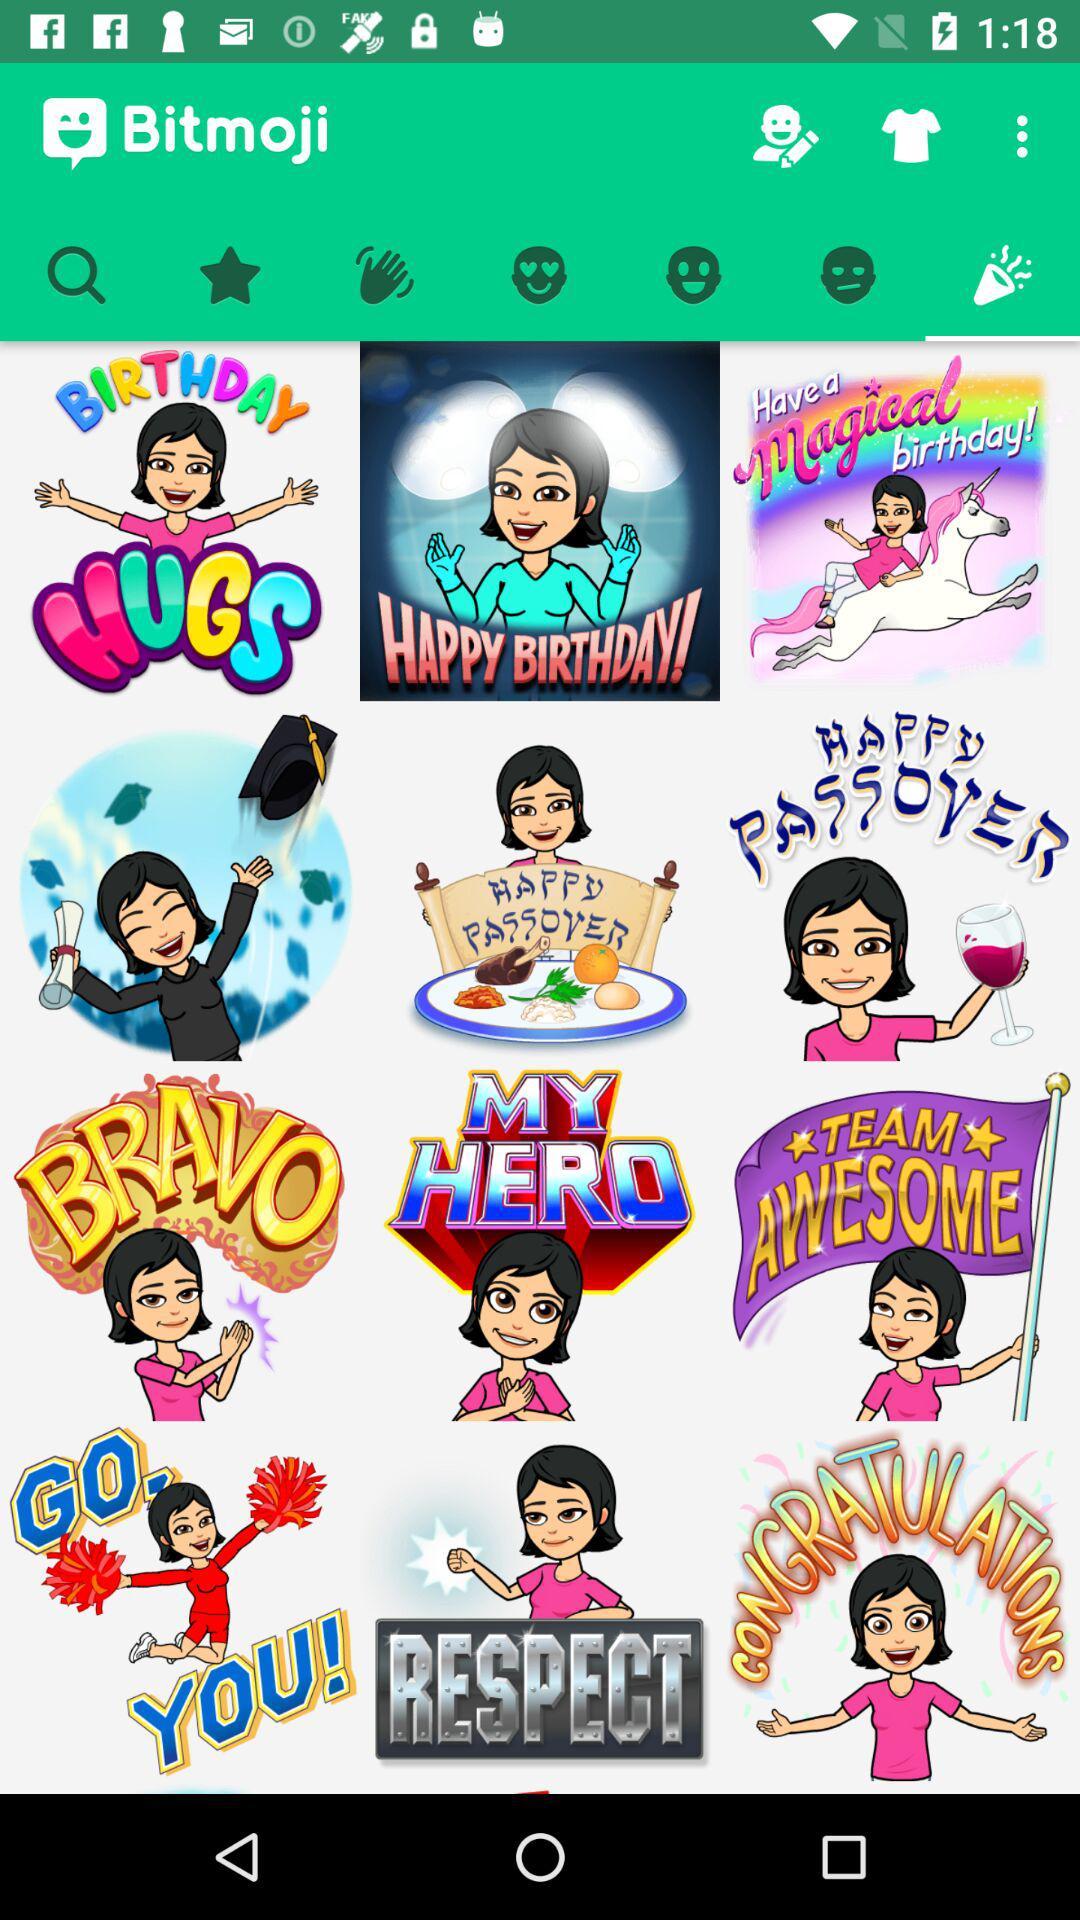  I want to click on cheerleader emoji, so click(180, 1601).